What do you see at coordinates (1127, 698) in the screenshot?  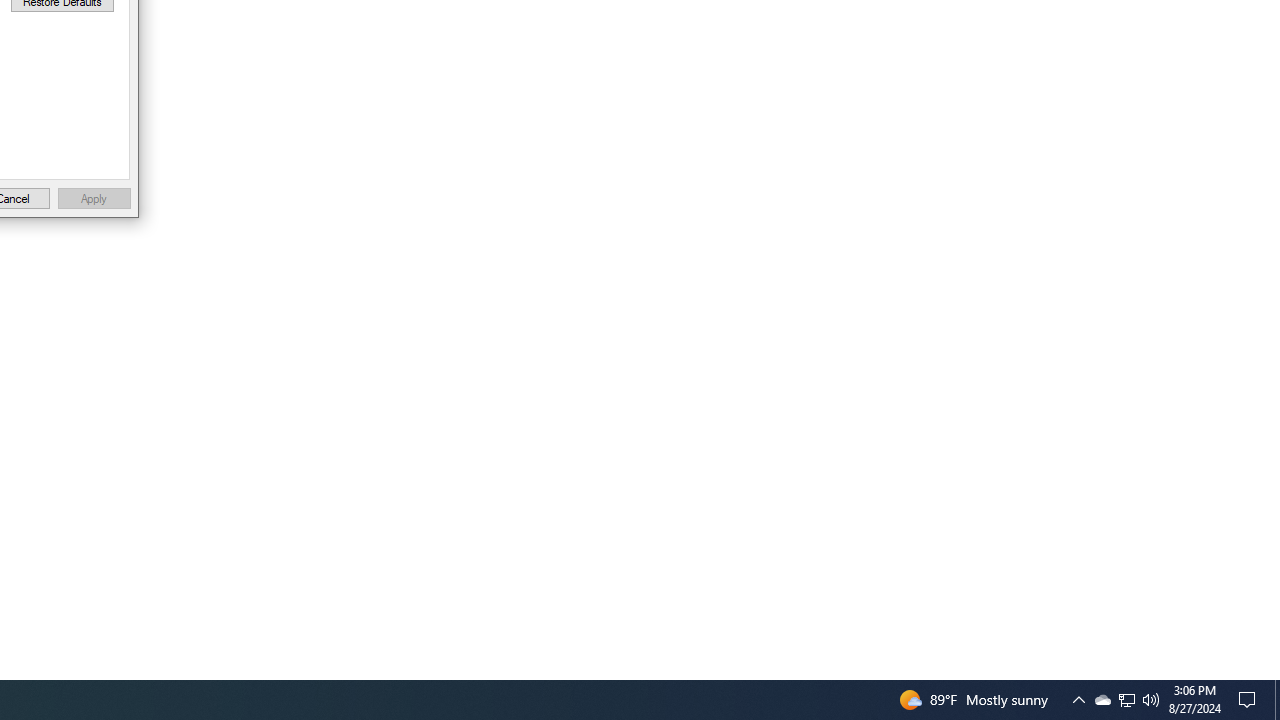 I see `'Notification Chevron'` at bounding box center [1127, 698].